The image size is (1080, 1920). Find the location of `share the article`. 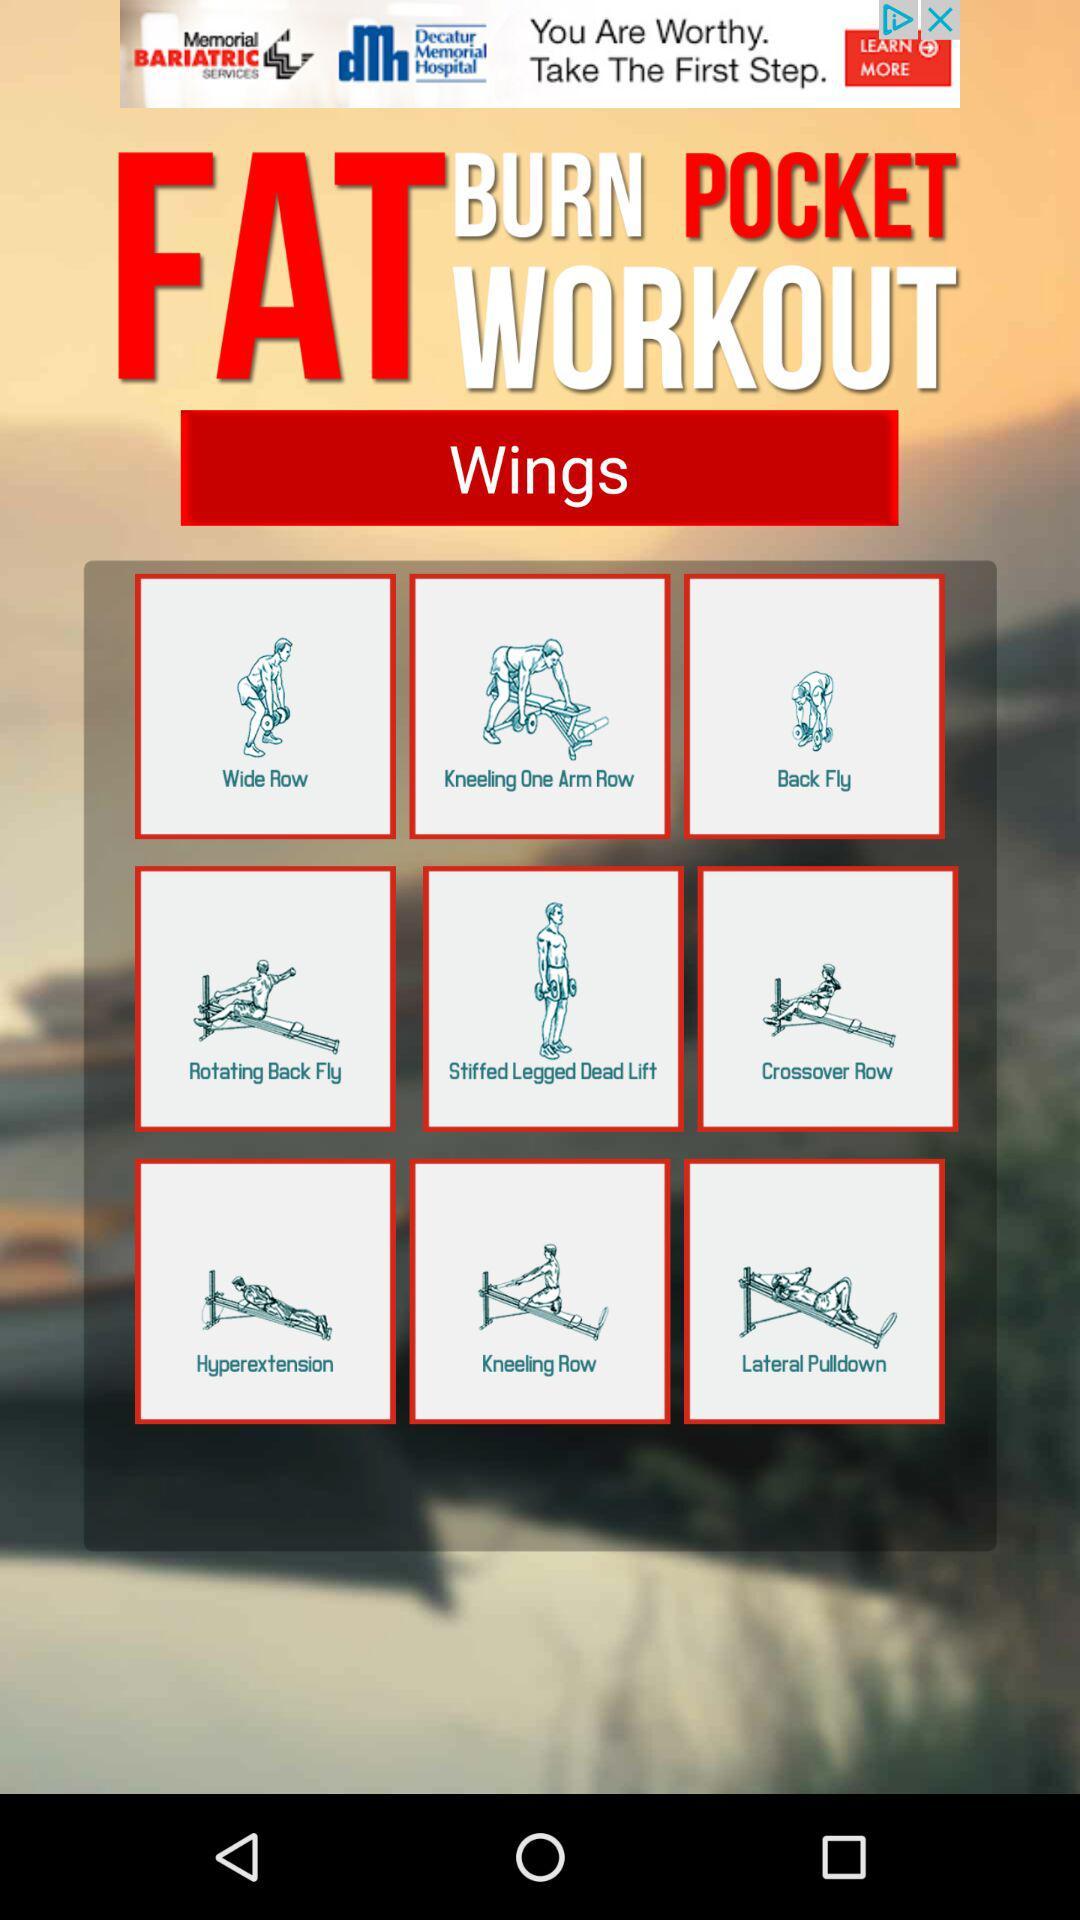

share the article is located at coordinates (540, 706).